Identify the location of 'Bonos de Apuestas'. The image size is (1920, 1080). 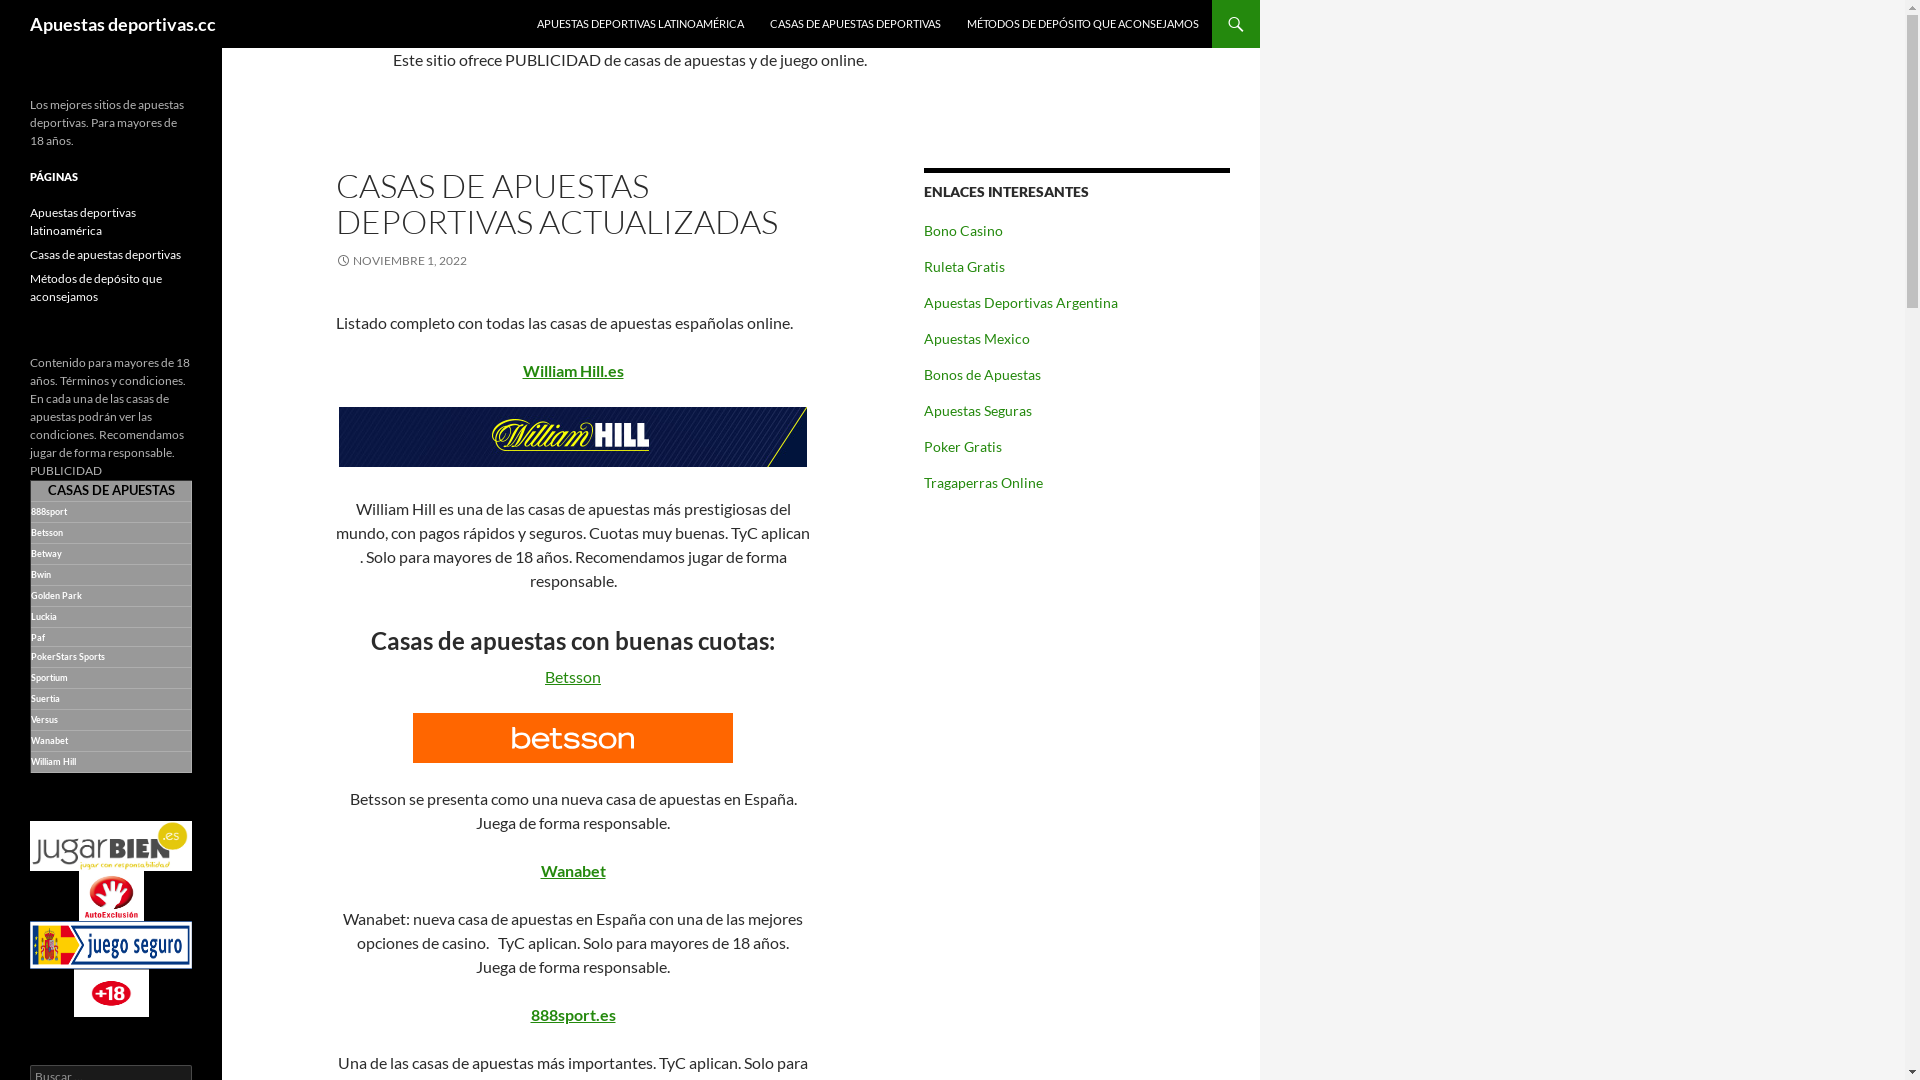
(982, 374).